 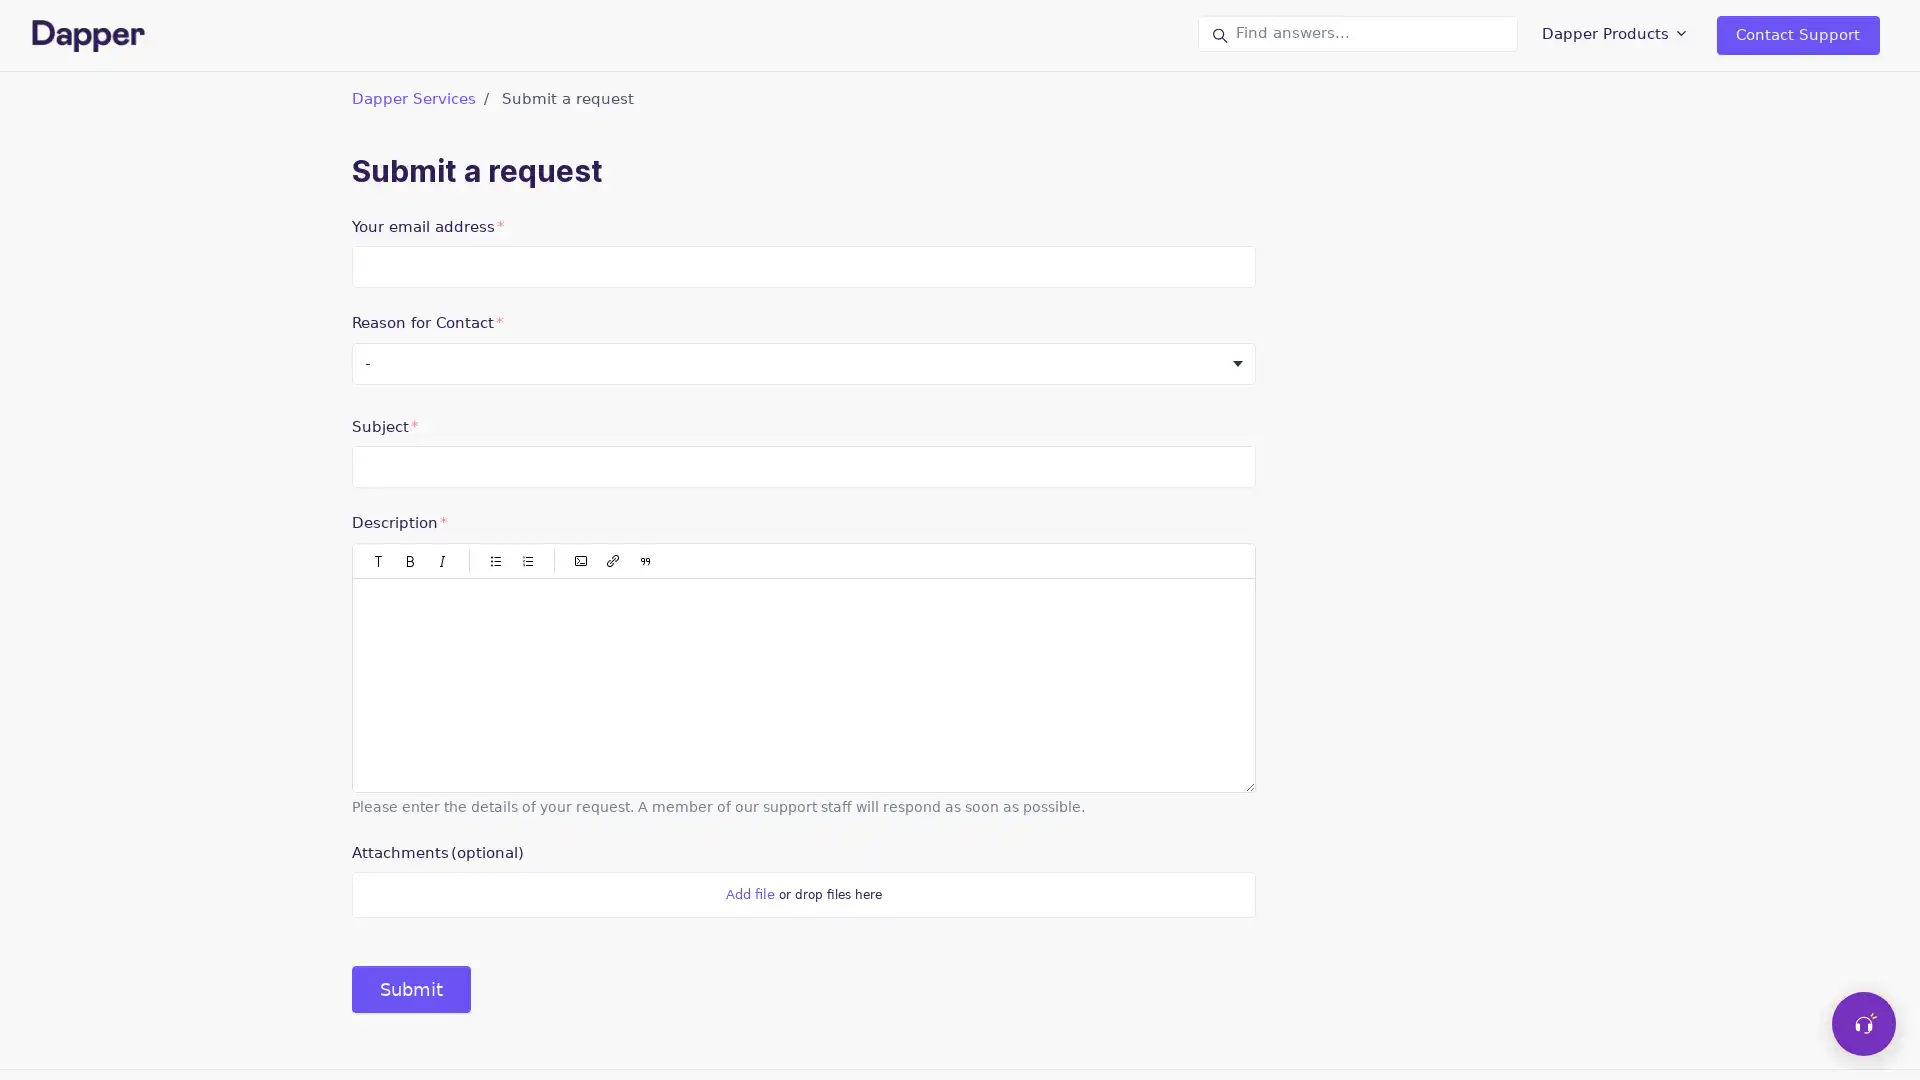 I want to click on Attachments(optional), so click(x=804, y=893).